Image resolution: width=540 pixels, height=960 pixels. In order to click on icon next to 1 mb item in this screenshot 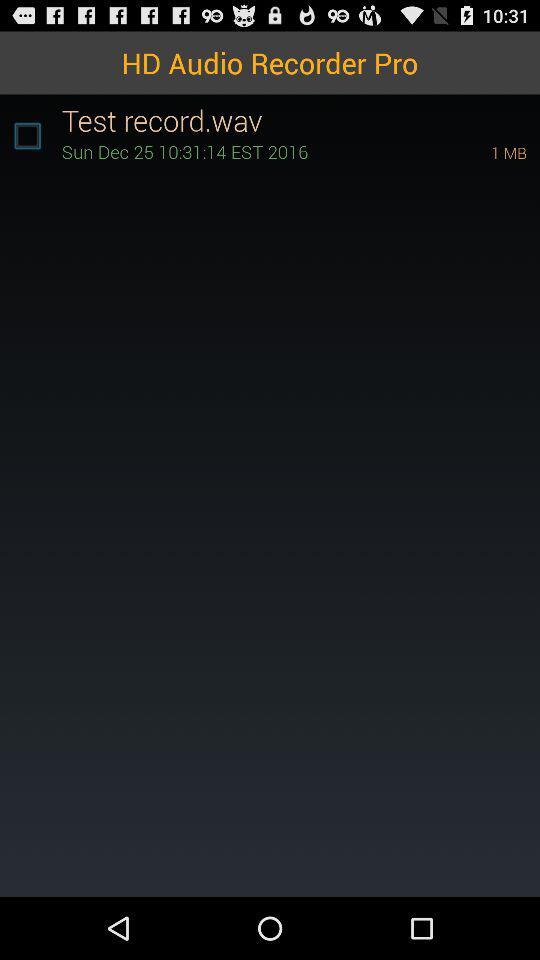, I will do `click(248, 150)`.